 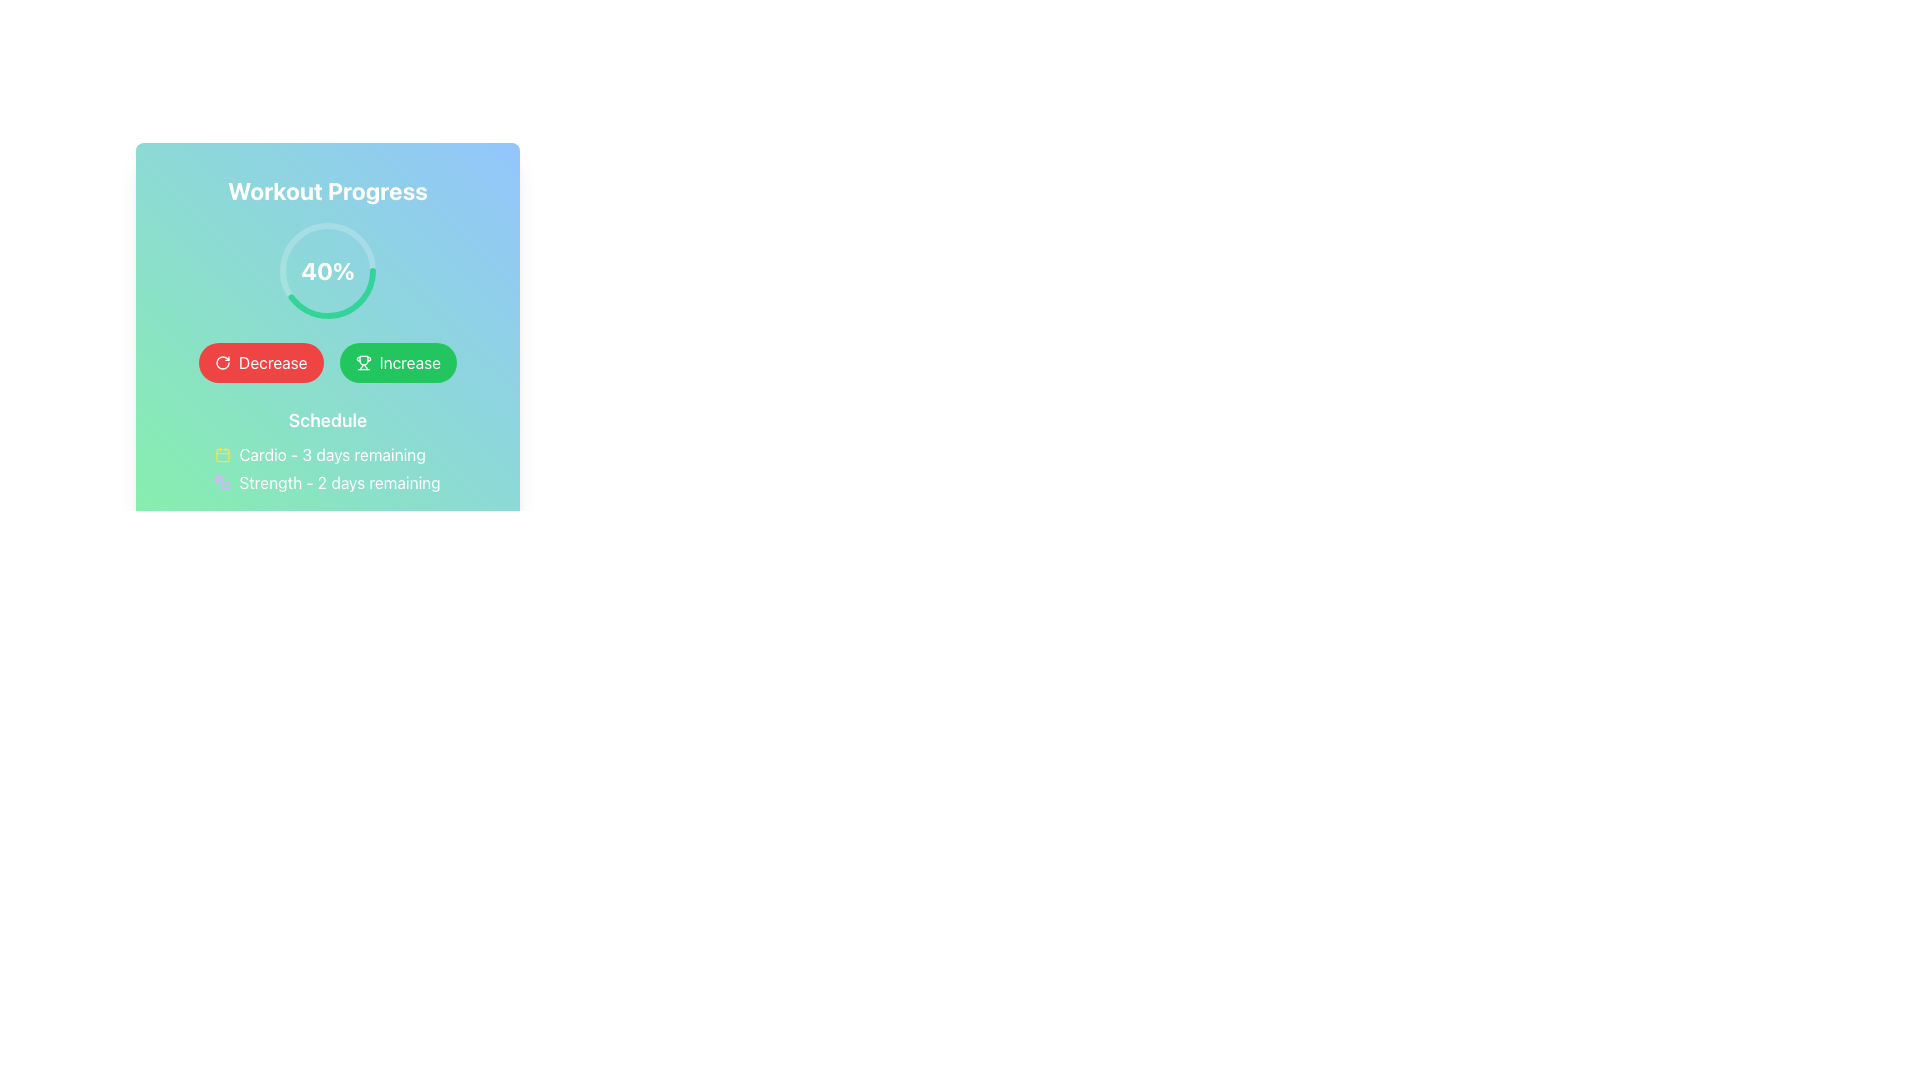 What do you see at coordinates (327, 270) in the screenshot?
I see `the circular progress indicator with a thin white outline on a light blue to green gradient background, located centrally in the upper part of the layout, adjacent to the 'Workout Progress' text` at bounding box center [327, 270].